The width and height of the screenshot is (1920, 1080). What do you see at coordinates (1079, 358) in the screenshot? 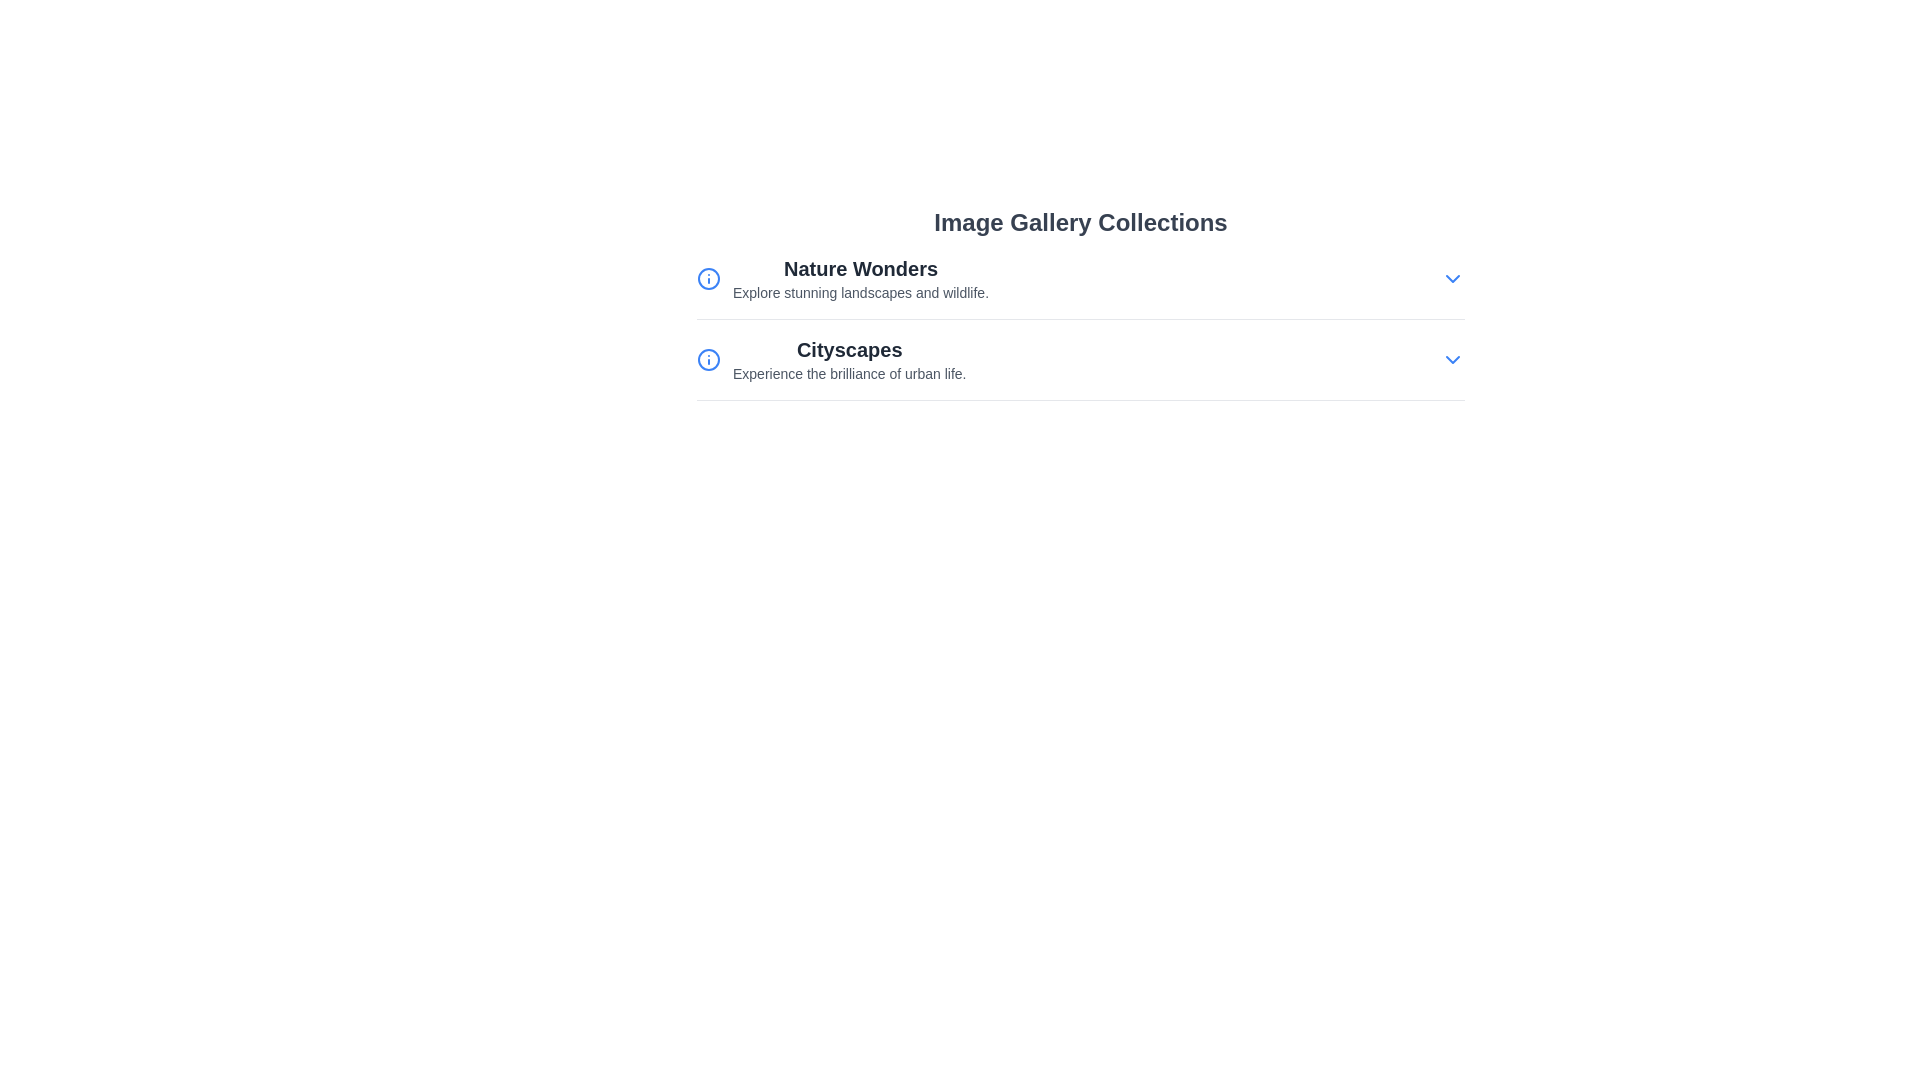
I see `the downward-facing arrow on the 'Cityscapes' list item` at bounding box center [1079, 358].